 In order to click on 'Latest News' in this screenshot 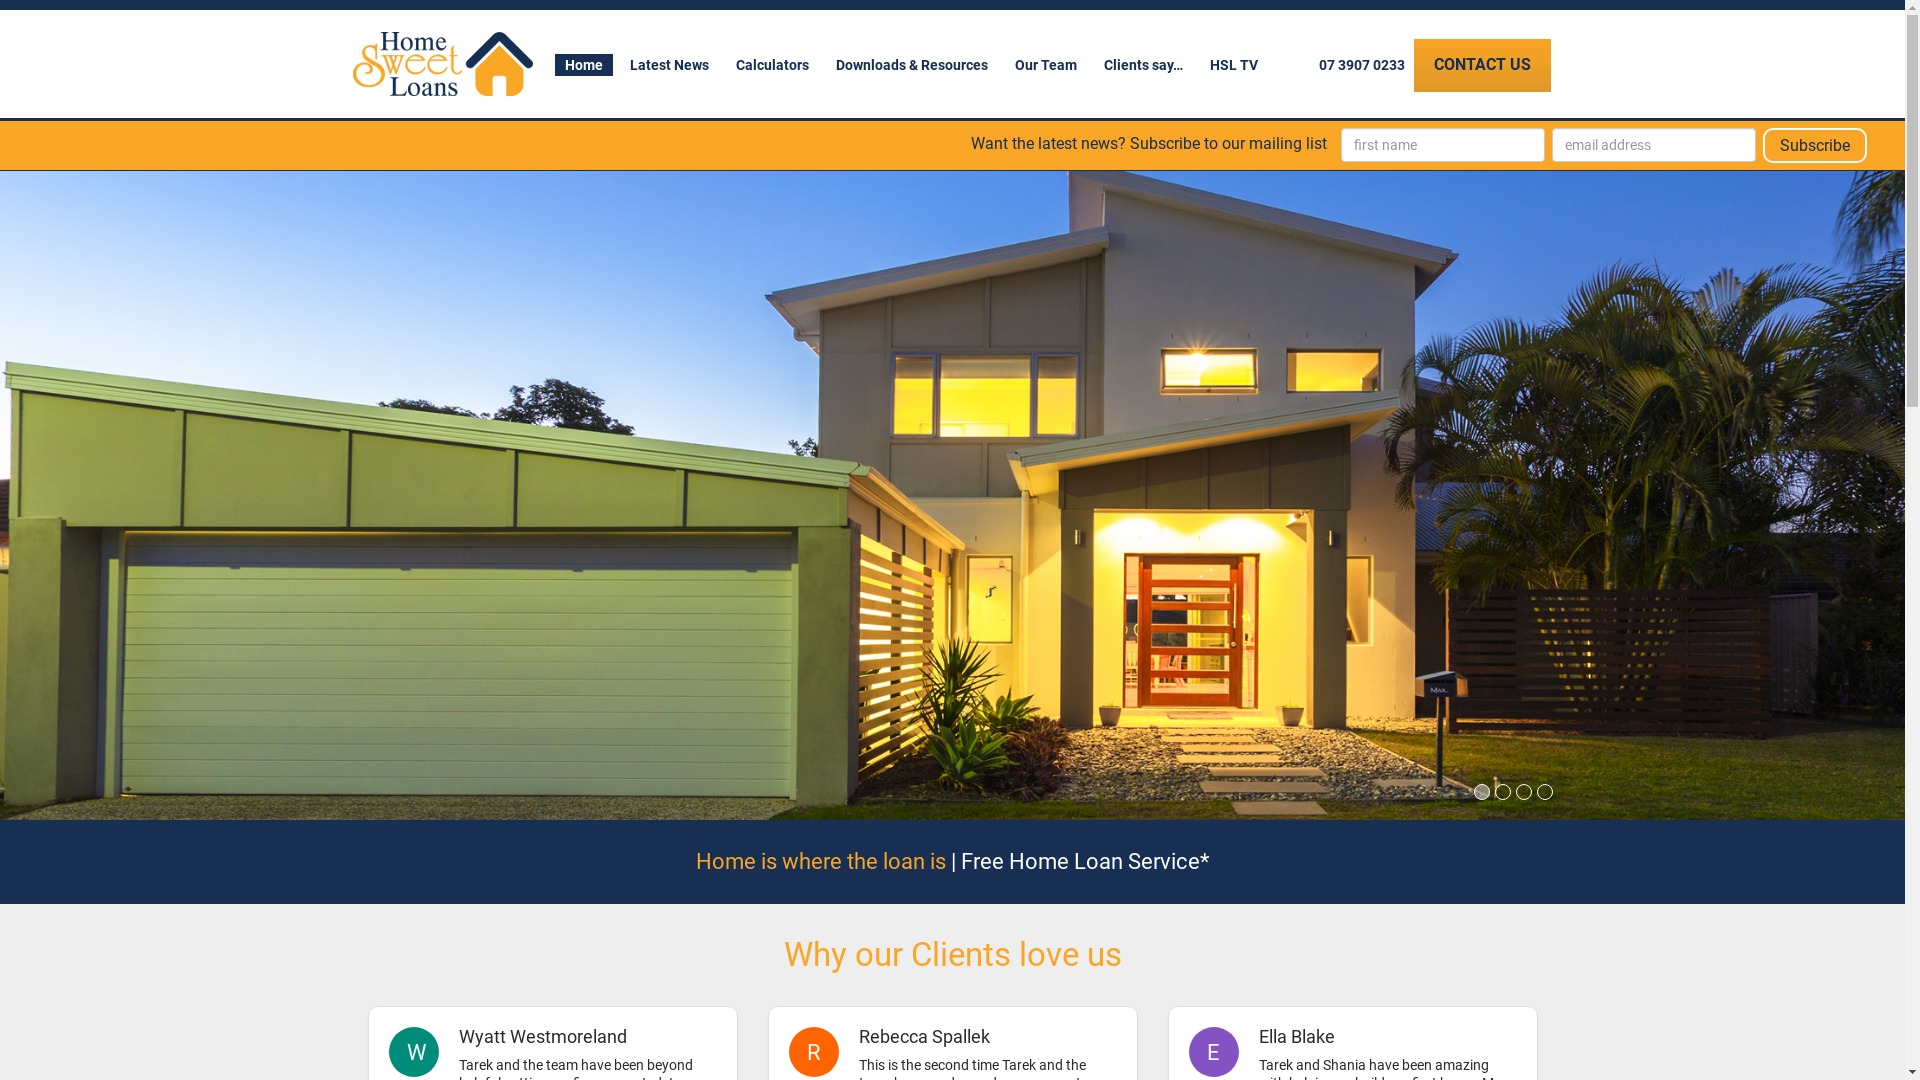, I will do `click(669, 64)`.